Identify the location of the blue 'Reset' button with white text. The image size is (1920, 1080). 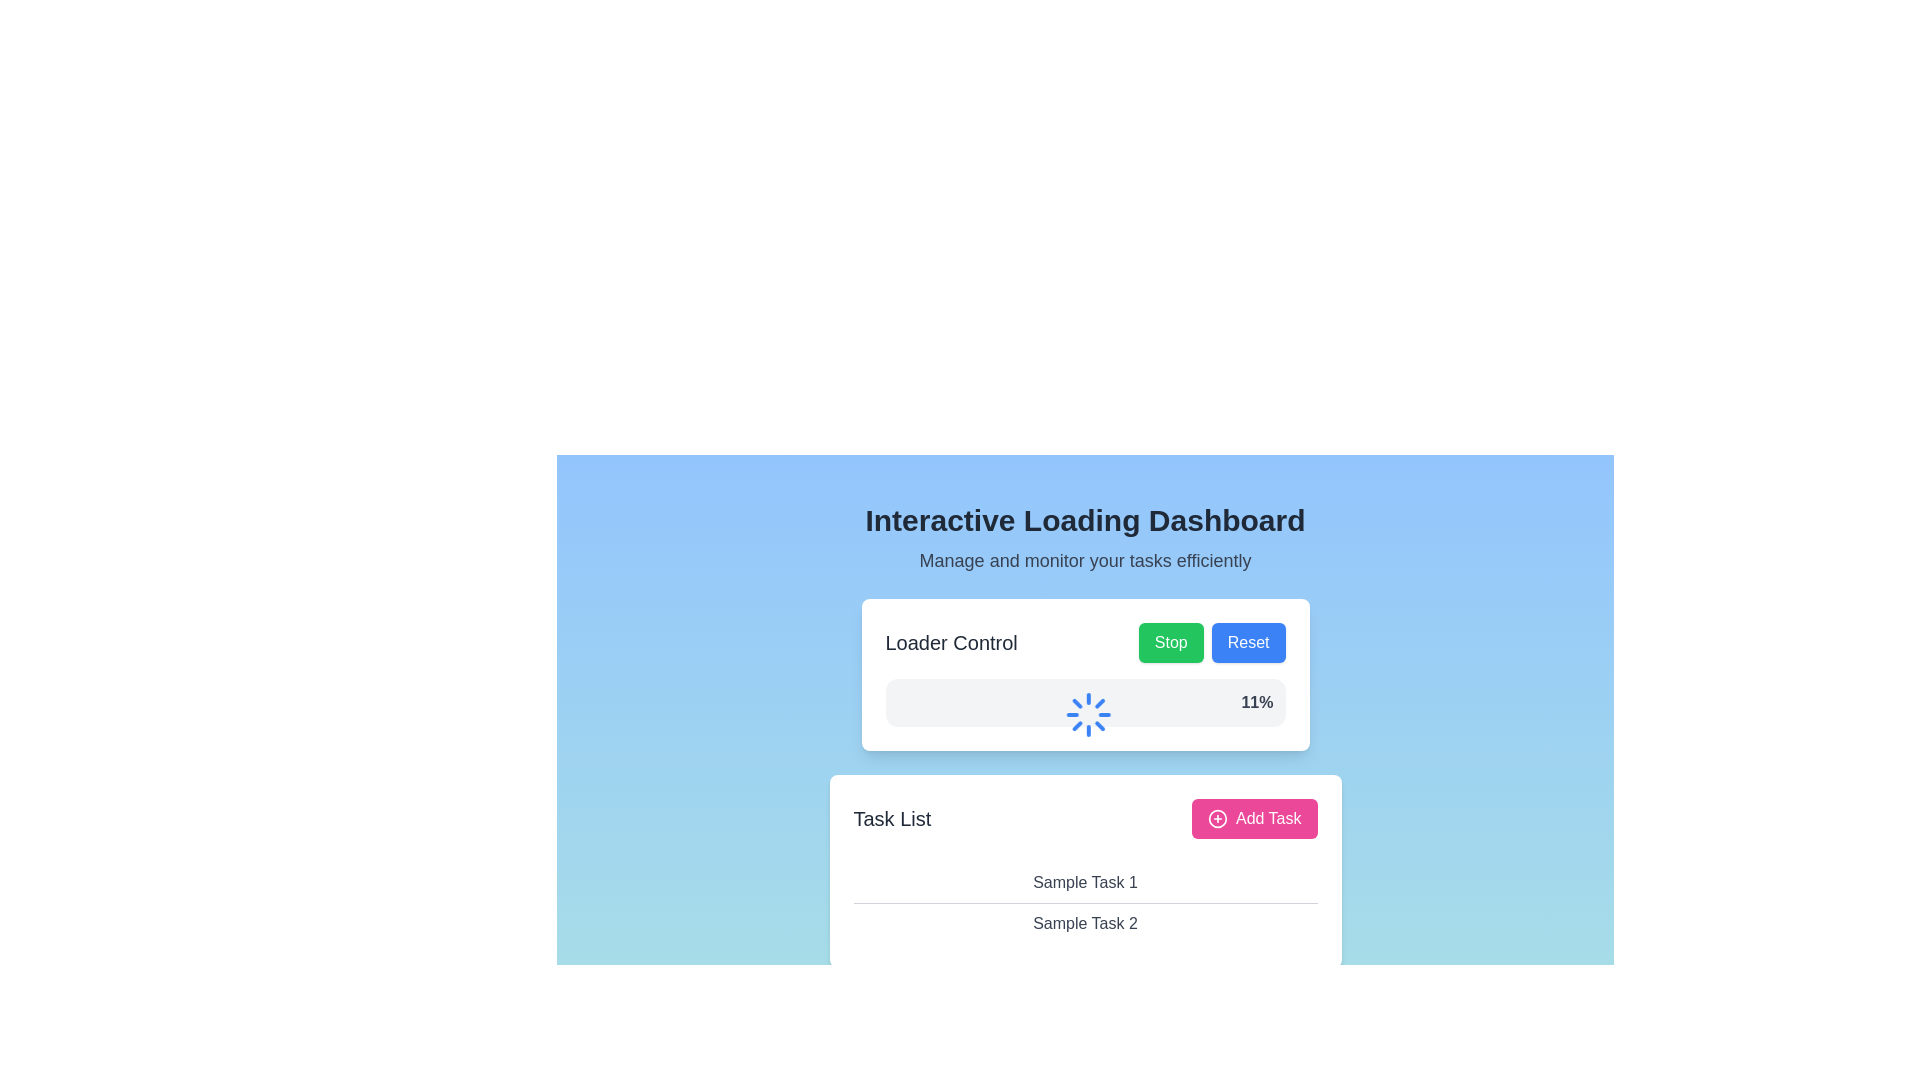
(1247, 643).